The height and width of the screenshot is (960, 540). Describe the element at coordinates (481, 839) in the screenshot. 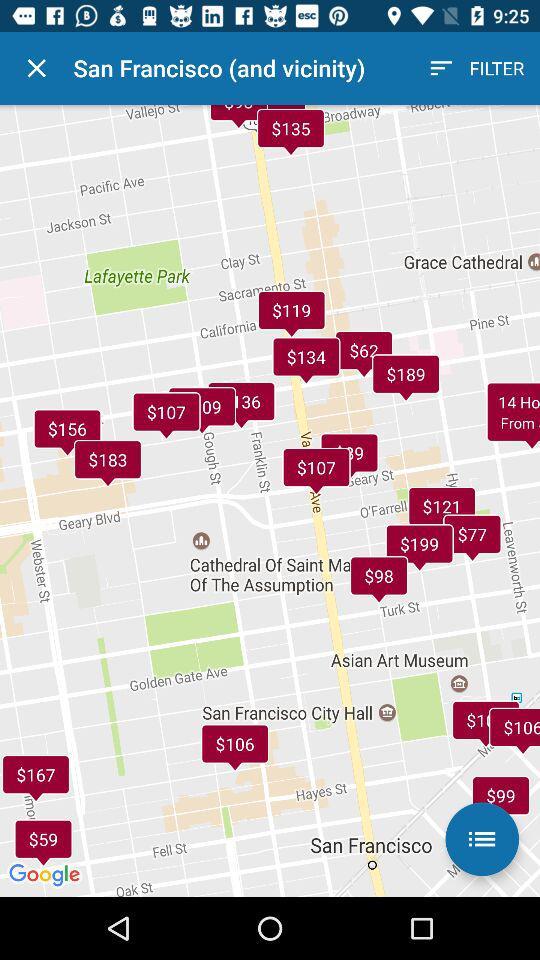

I see `the list icon` at that location.